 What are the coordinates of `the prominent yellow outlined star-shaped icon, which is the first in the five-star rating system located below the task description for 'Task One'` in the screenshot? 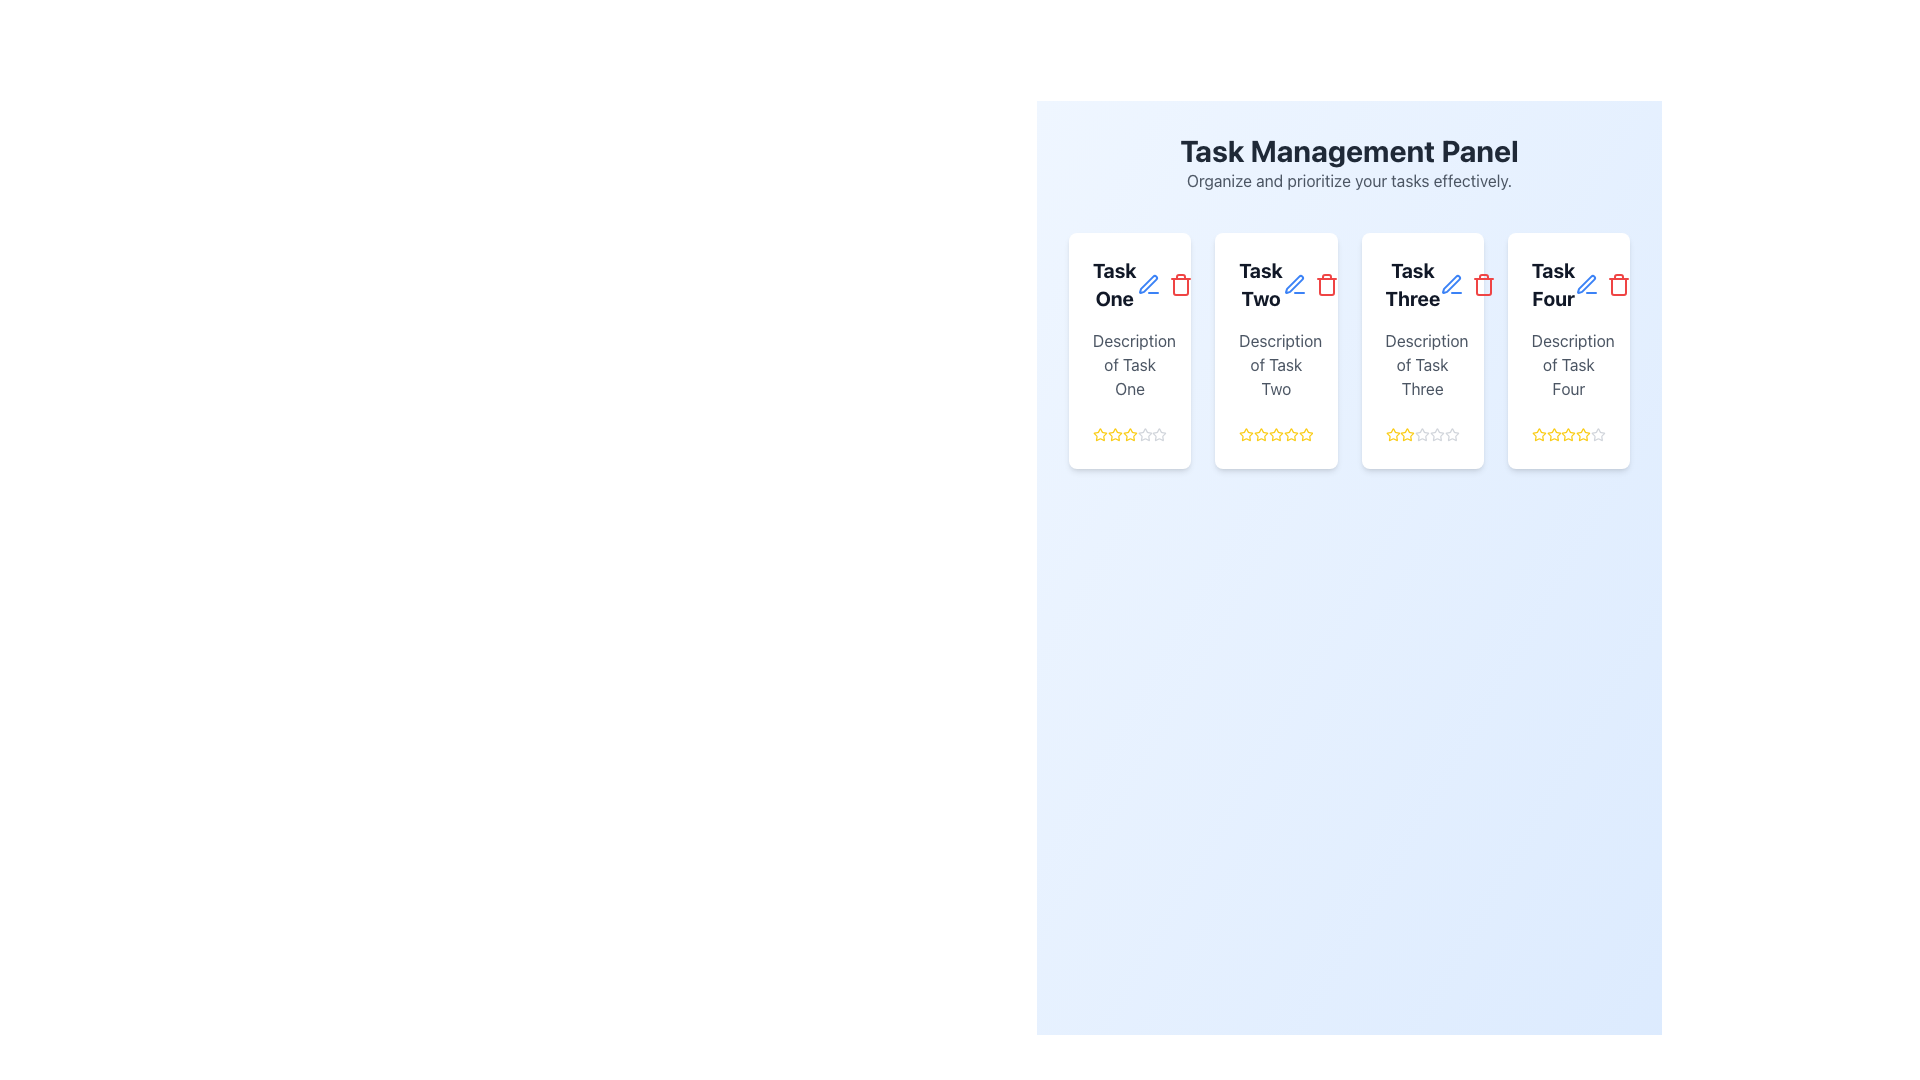 It's located at (1099, 434).